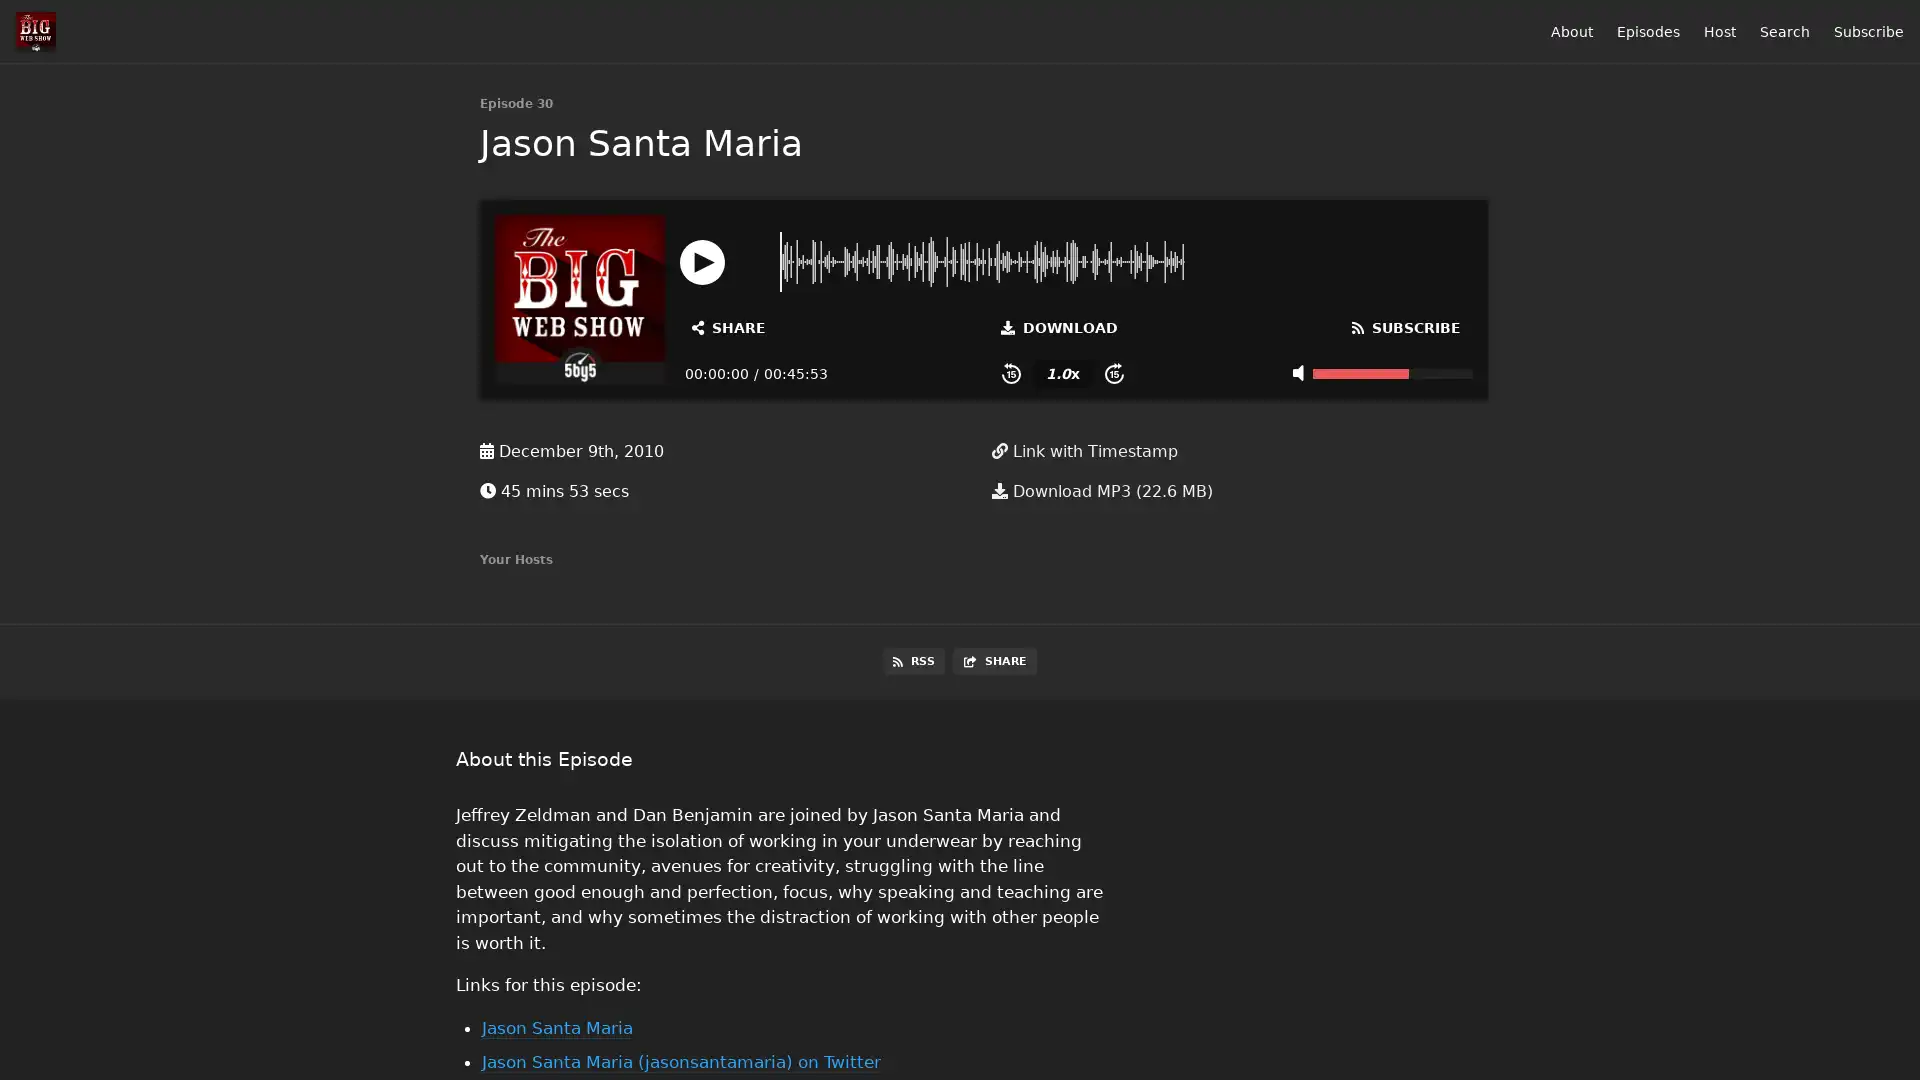 This screenshot has height=1080, width=1920. Describe the element at coordinates (1113, 373) in the screenshot. I see `Skip Forward 15 Seconds` at that location.